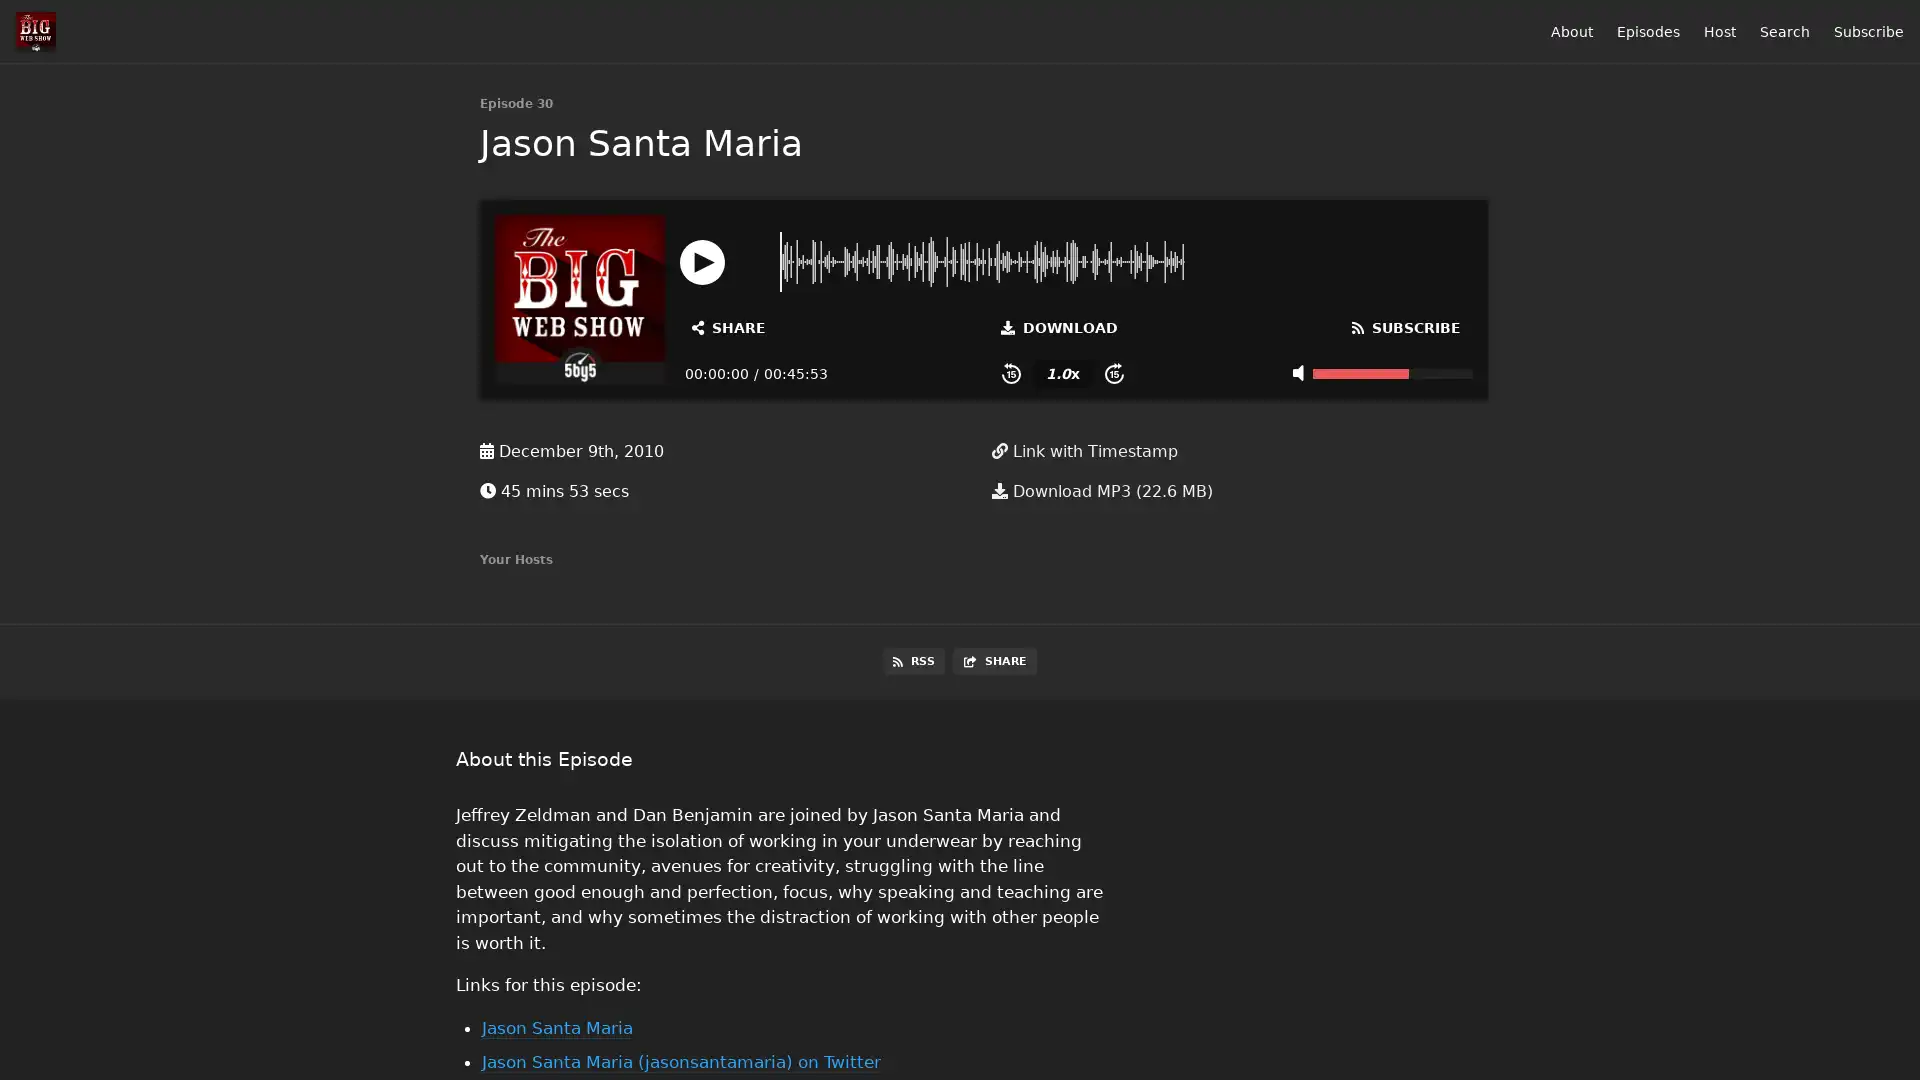 This screenshot has height=1080, width=1920. Describe the element at coordinates (1113, 373) in the screenshot. I see `Skip Forward 15 Seconds` at that location.